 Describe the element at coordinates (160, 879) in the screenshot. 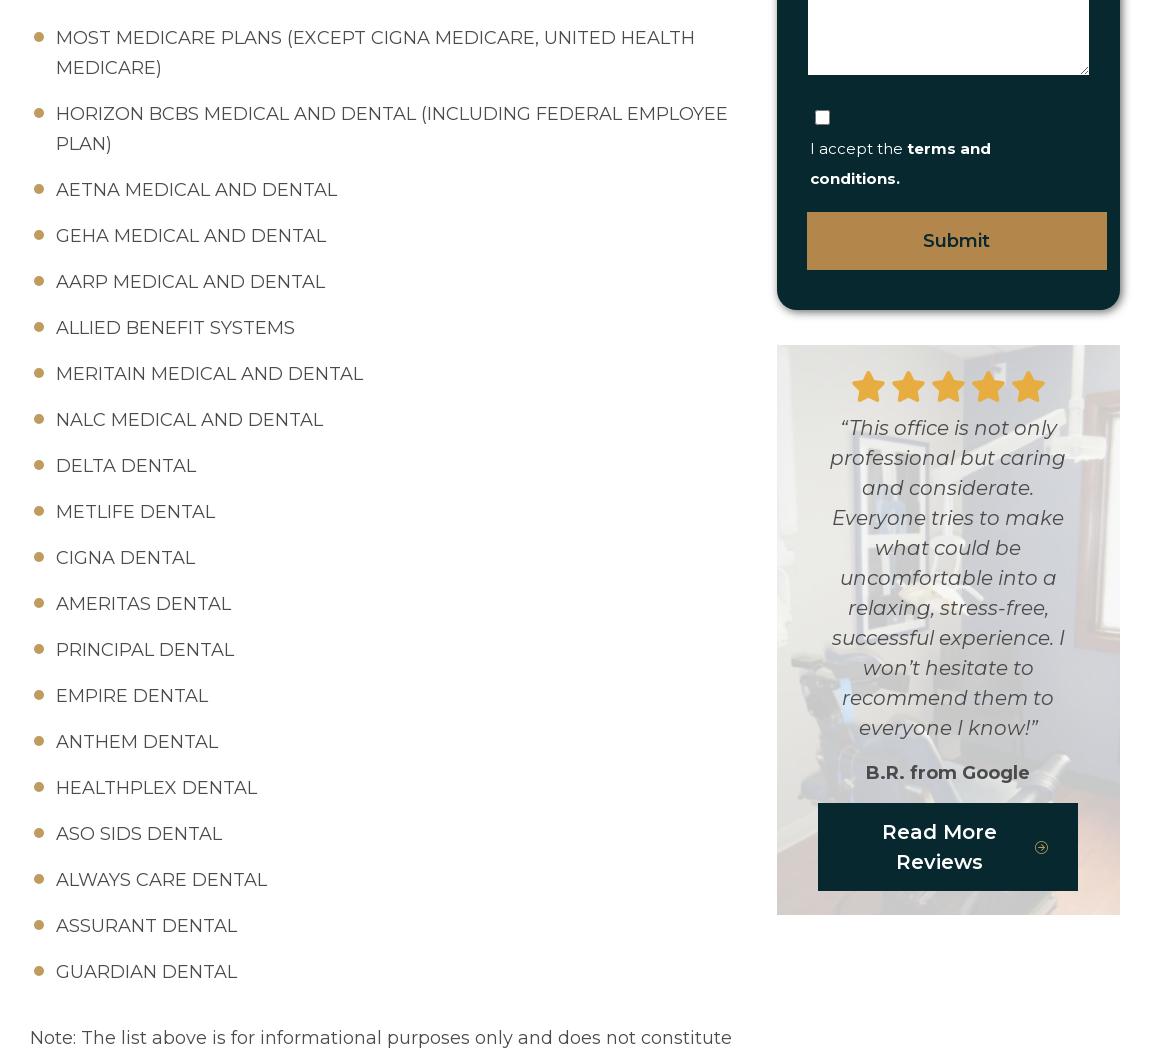

I see `'ALWAYS CARE DENTAL'` at that location.